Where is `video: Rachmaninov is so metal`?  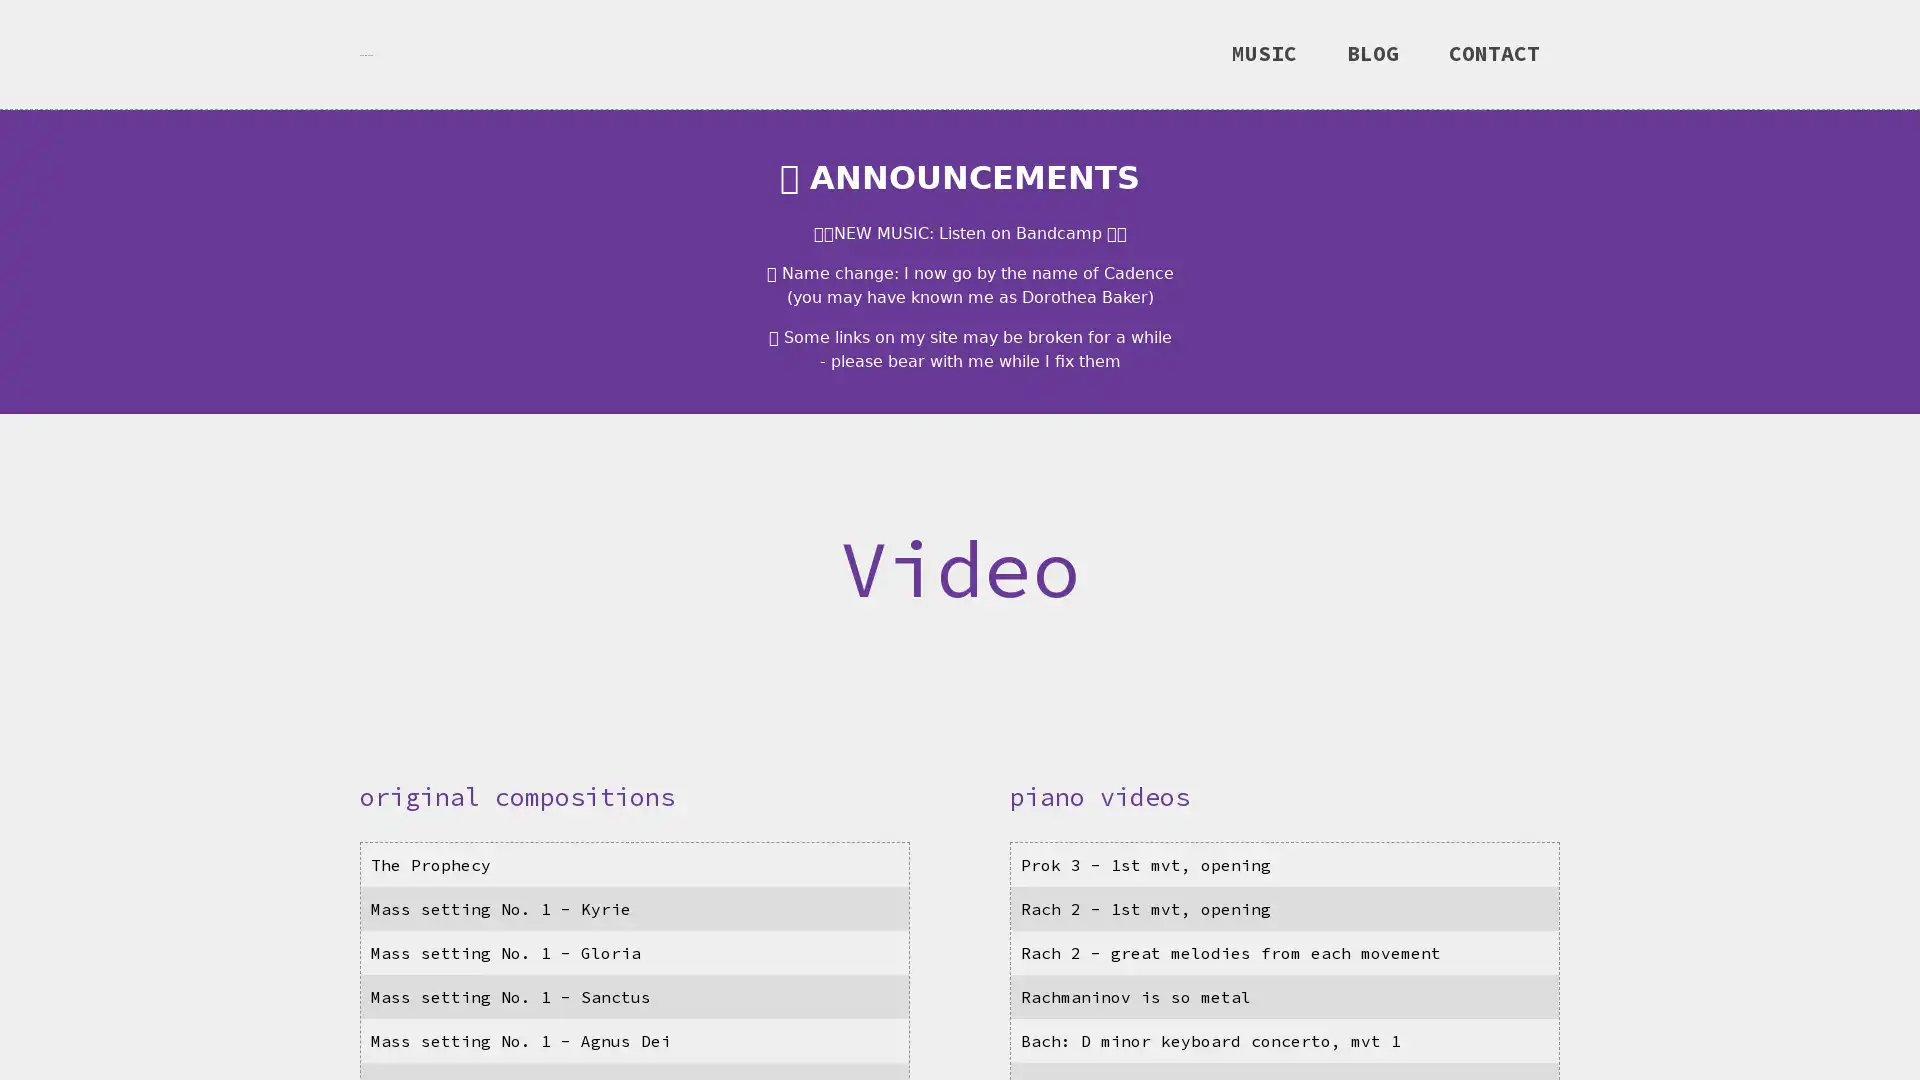
video: Rachmaninov is so metal is located at coordinates (1285, 995).